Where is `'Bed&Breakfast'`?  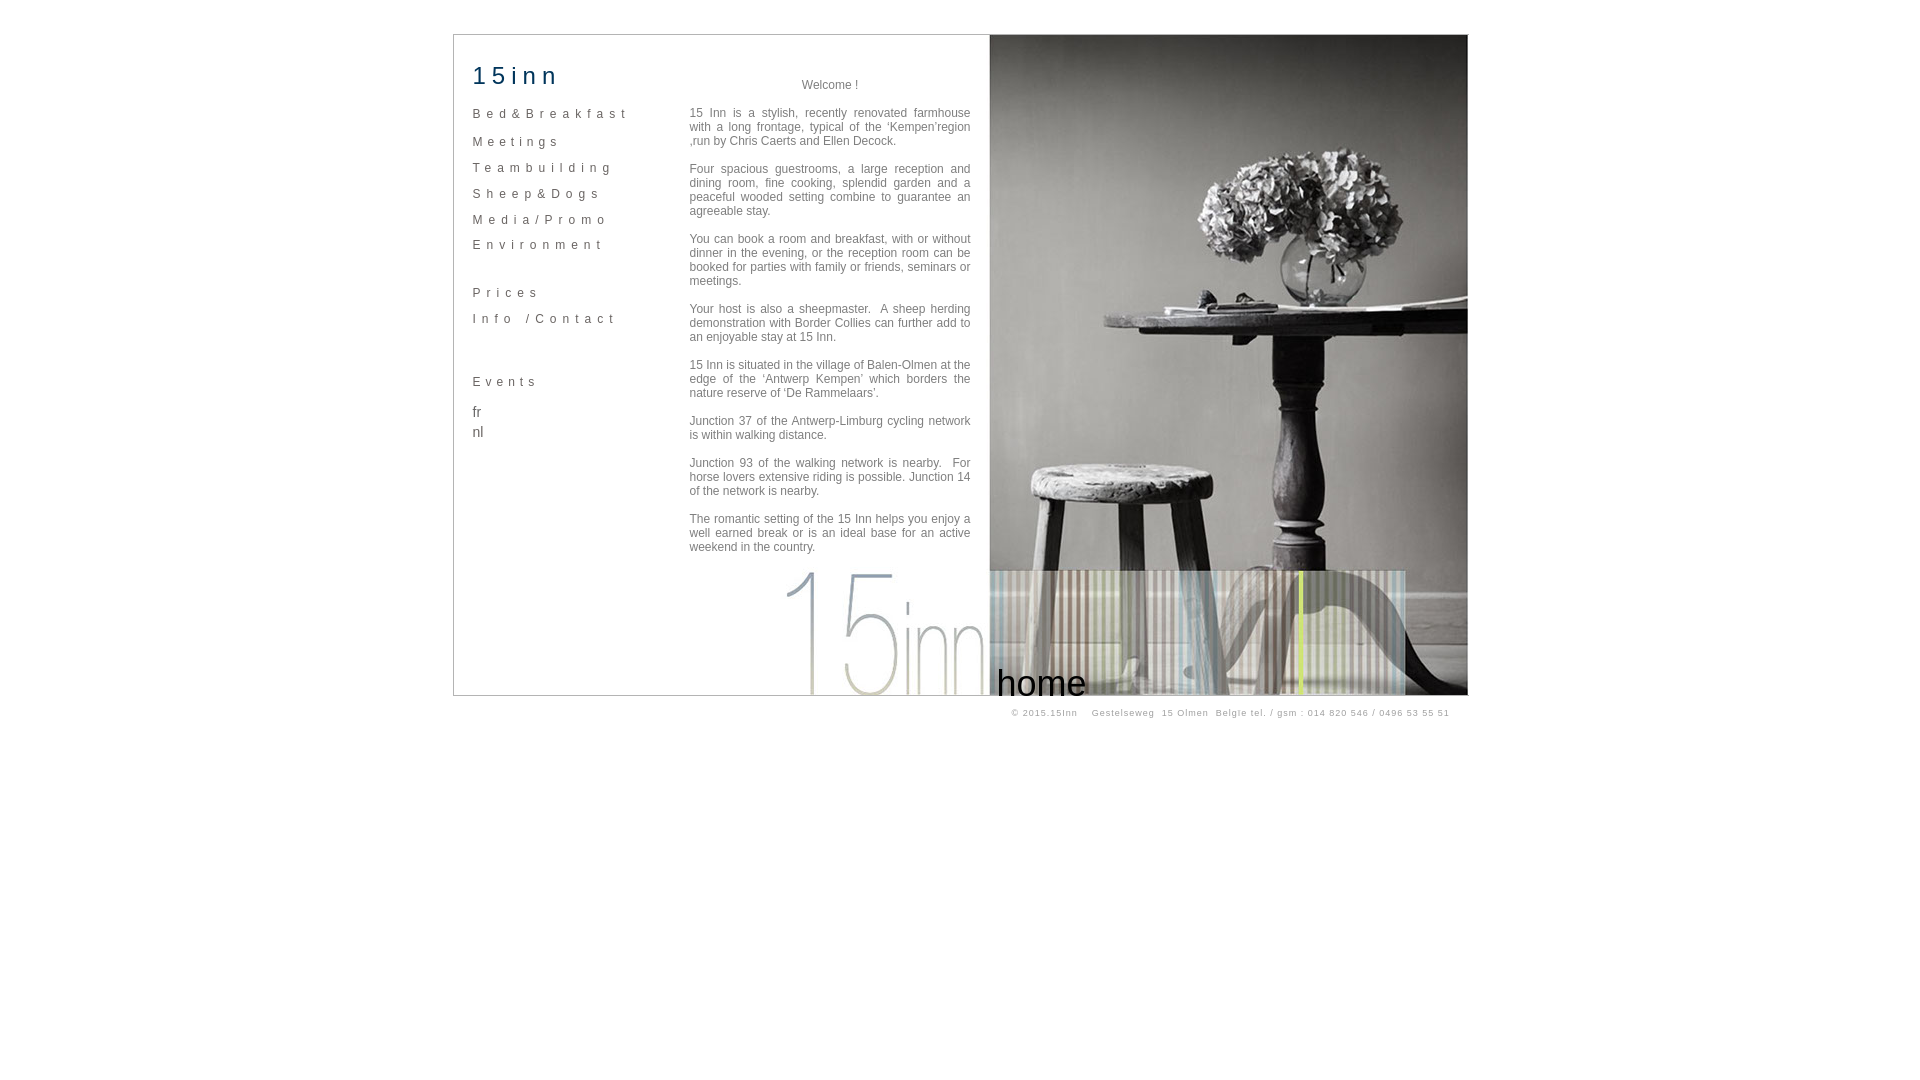
'Bed&Breakfast' is located at coordinates (551, 114).